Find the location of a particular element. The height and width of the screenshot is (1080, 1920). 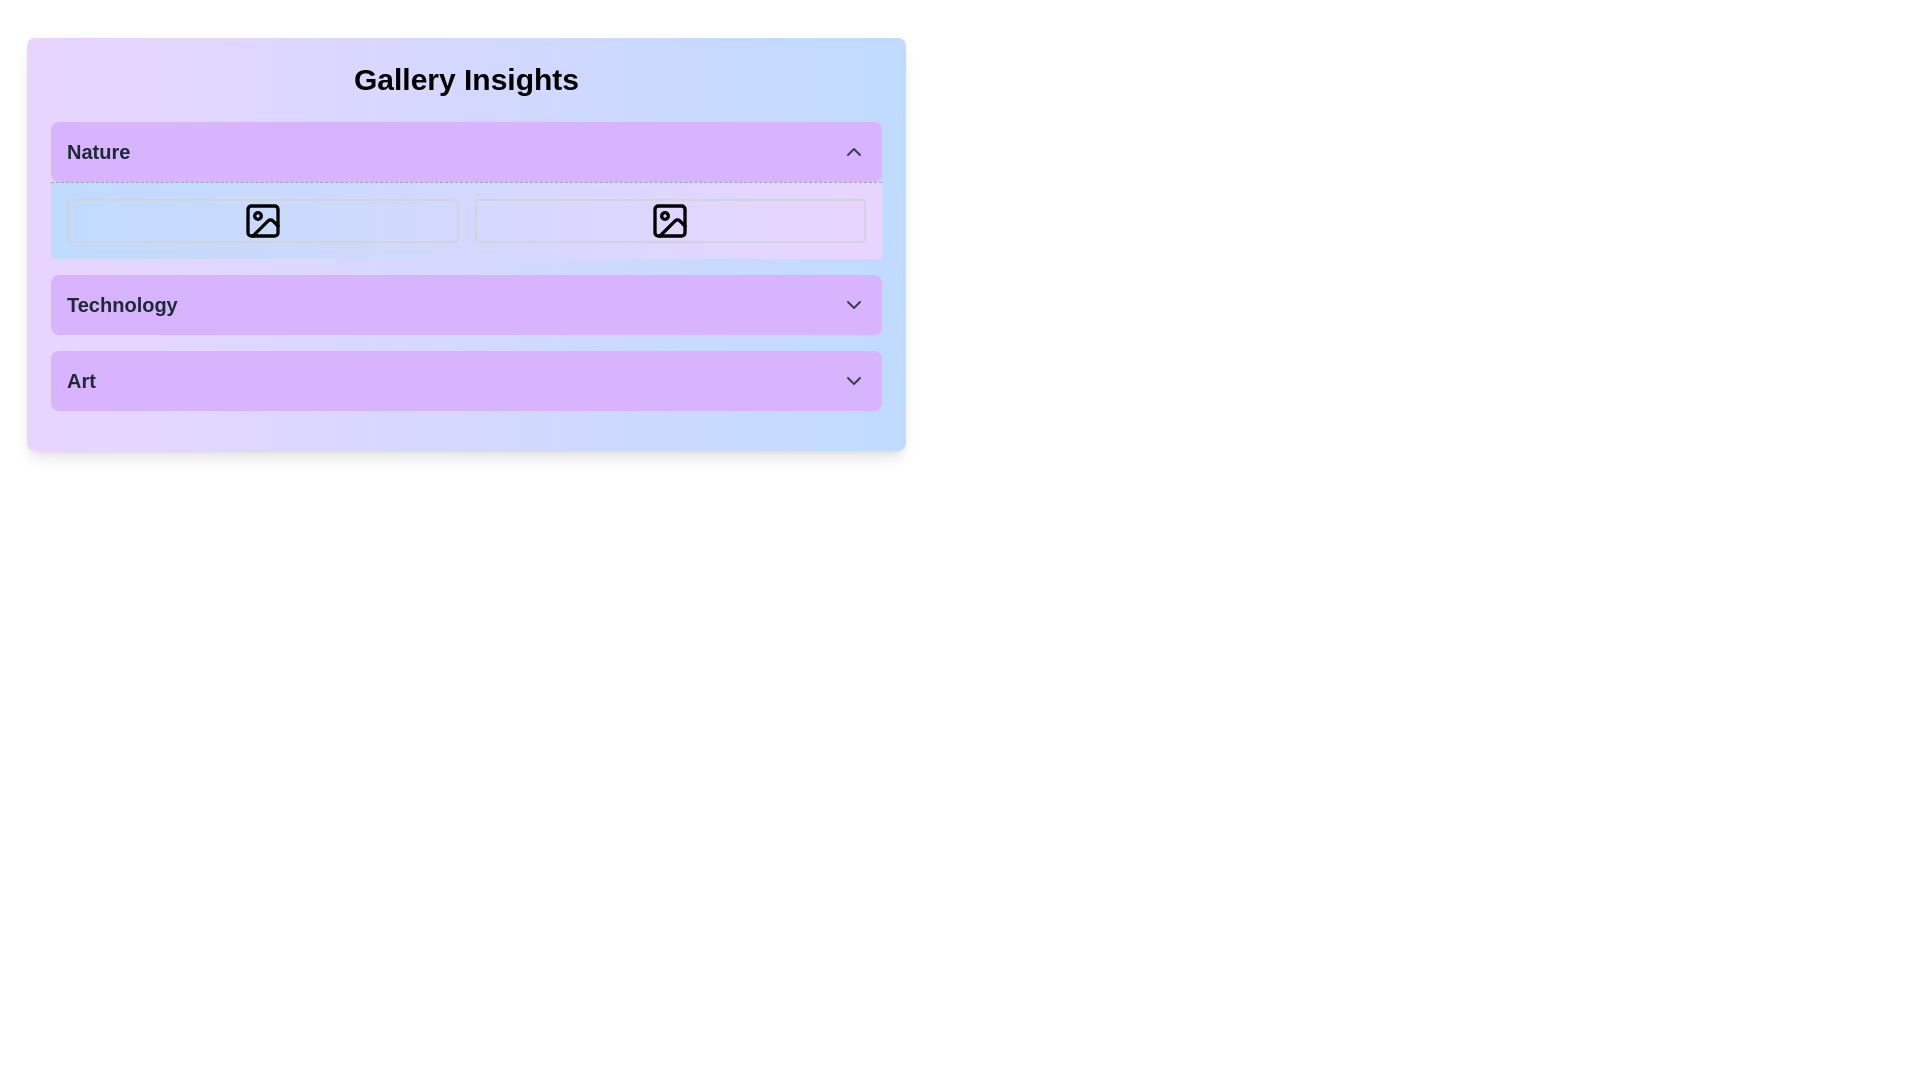

text label/heading that introduces the gallery insights theme, located at the top of the group and centered horizontally is located at coordinates (465, 79).